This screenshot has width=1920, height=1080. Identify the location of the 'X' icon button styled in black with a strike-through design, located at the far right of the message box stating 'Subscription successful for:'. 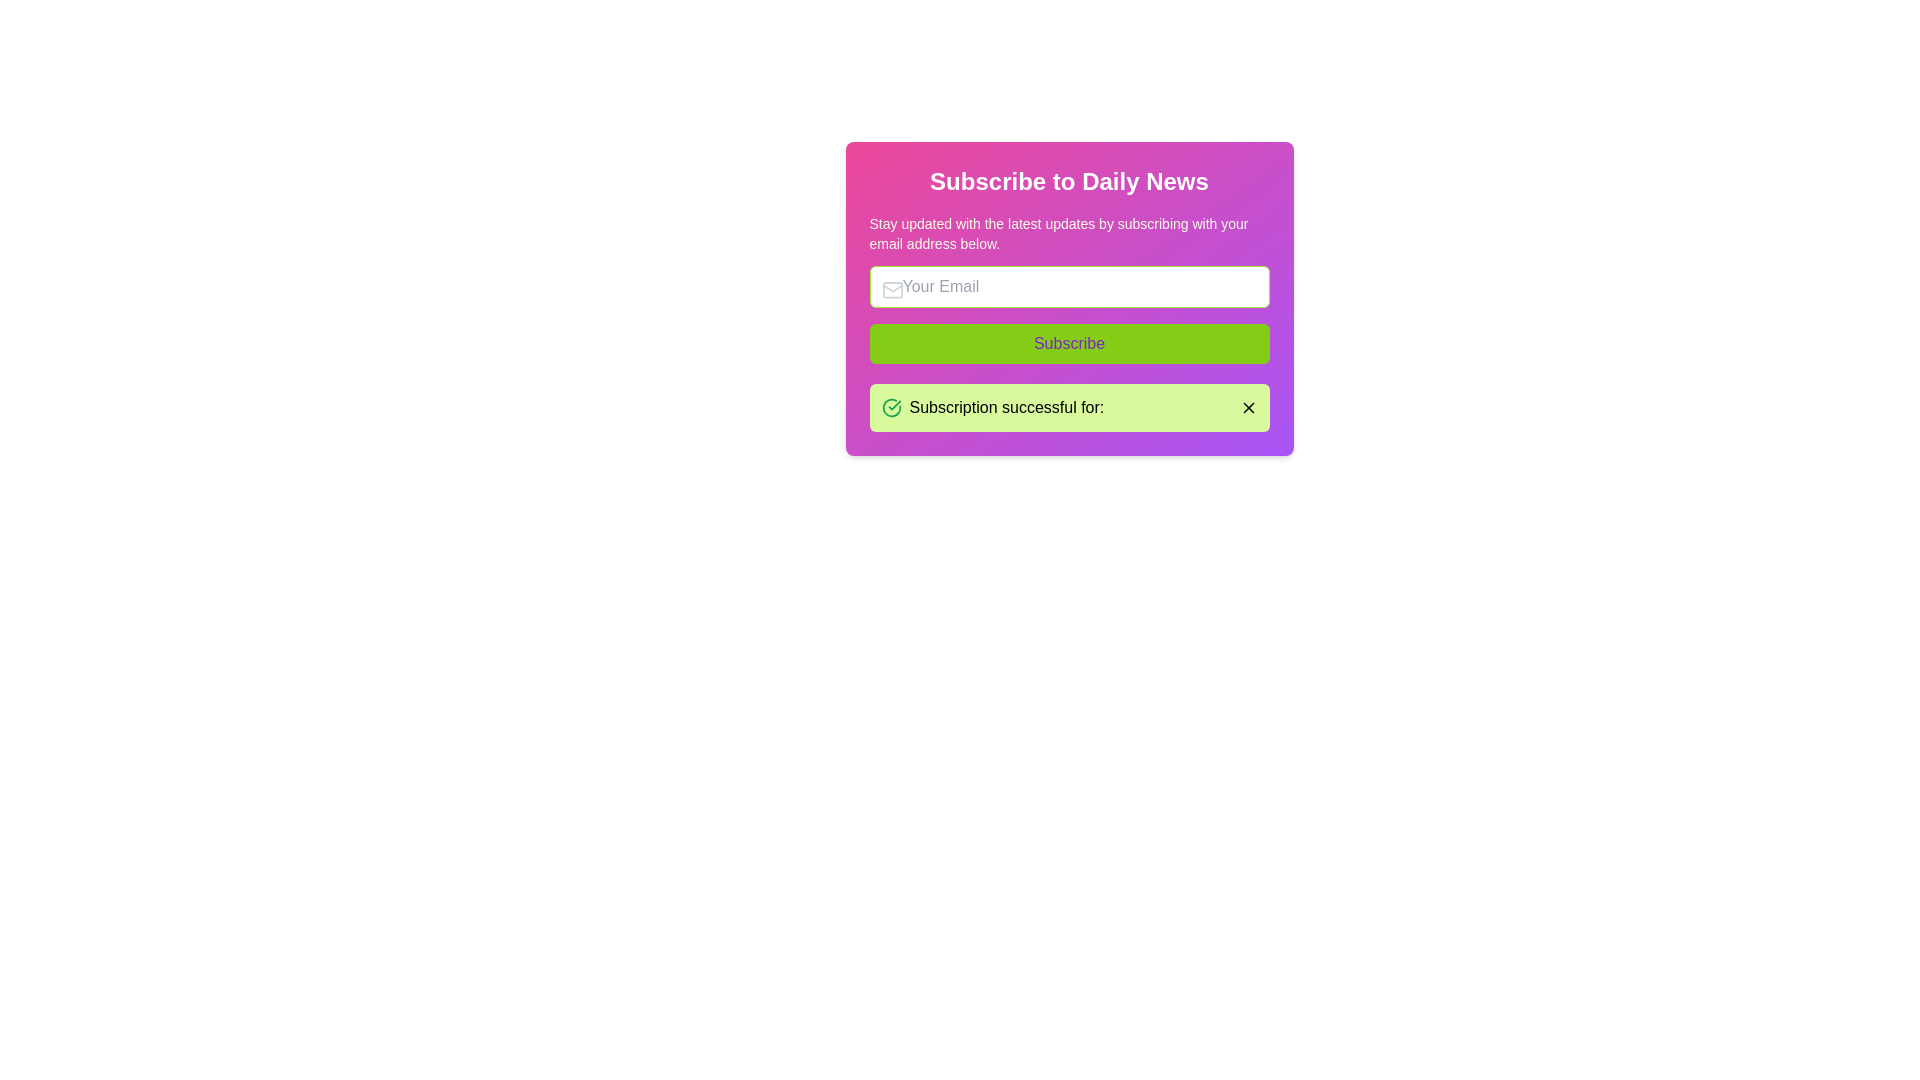
(1247, 407).